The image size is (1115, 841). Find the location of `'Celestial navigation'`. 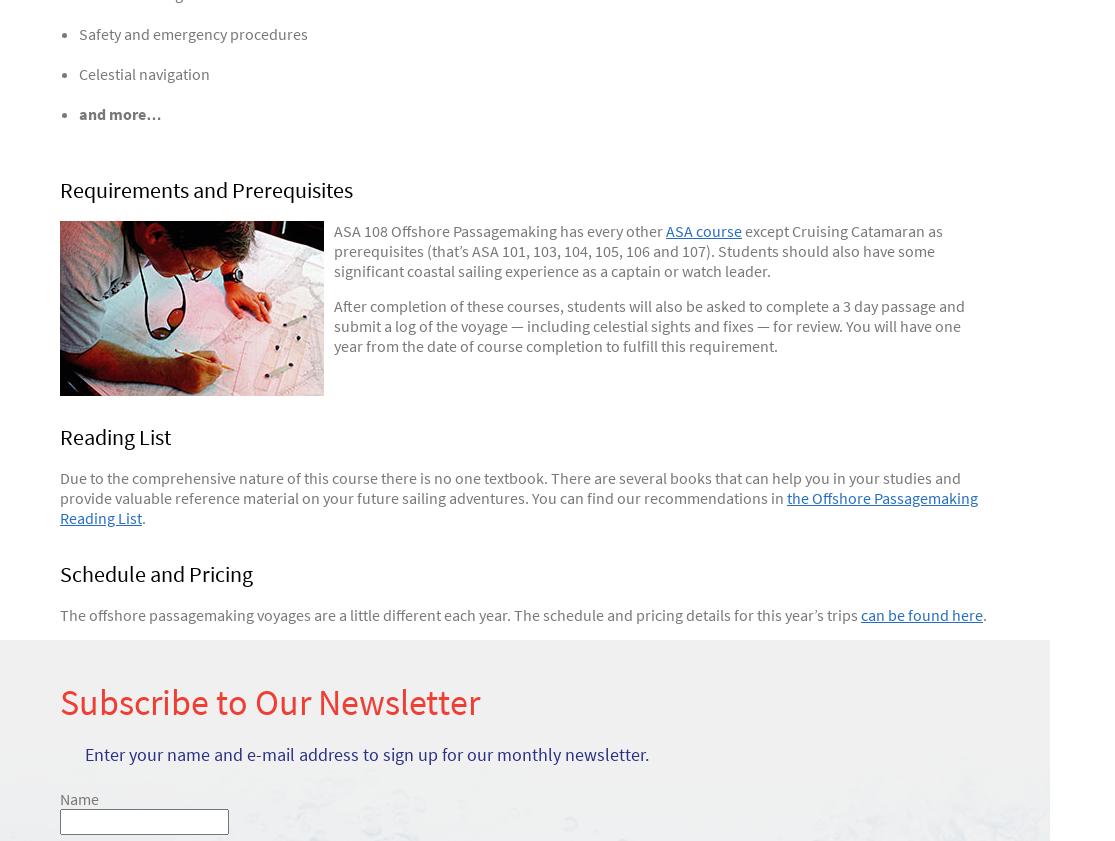

'Celestial navigation' is located at coordinates (143, 73).